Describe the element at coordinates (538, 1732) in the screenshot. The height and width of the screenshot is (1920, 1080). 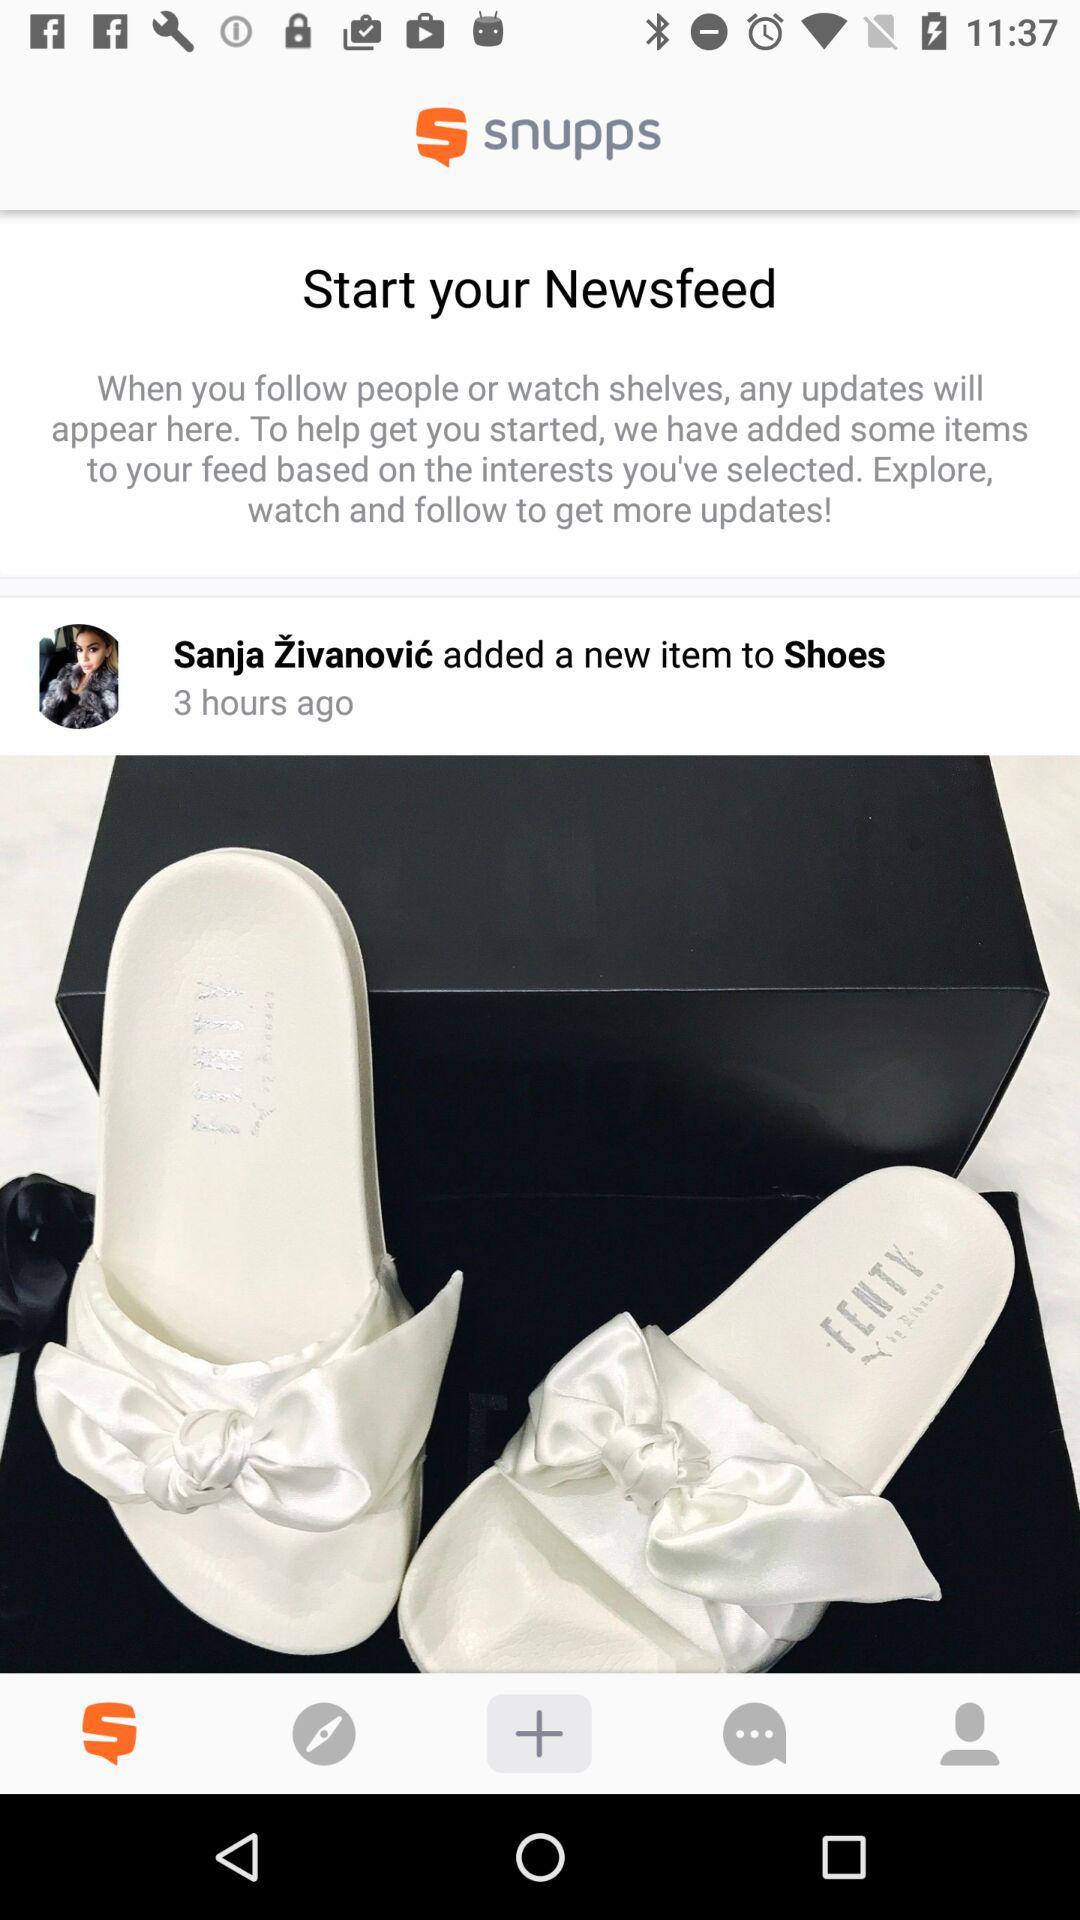
I see `to your collection` at that location.